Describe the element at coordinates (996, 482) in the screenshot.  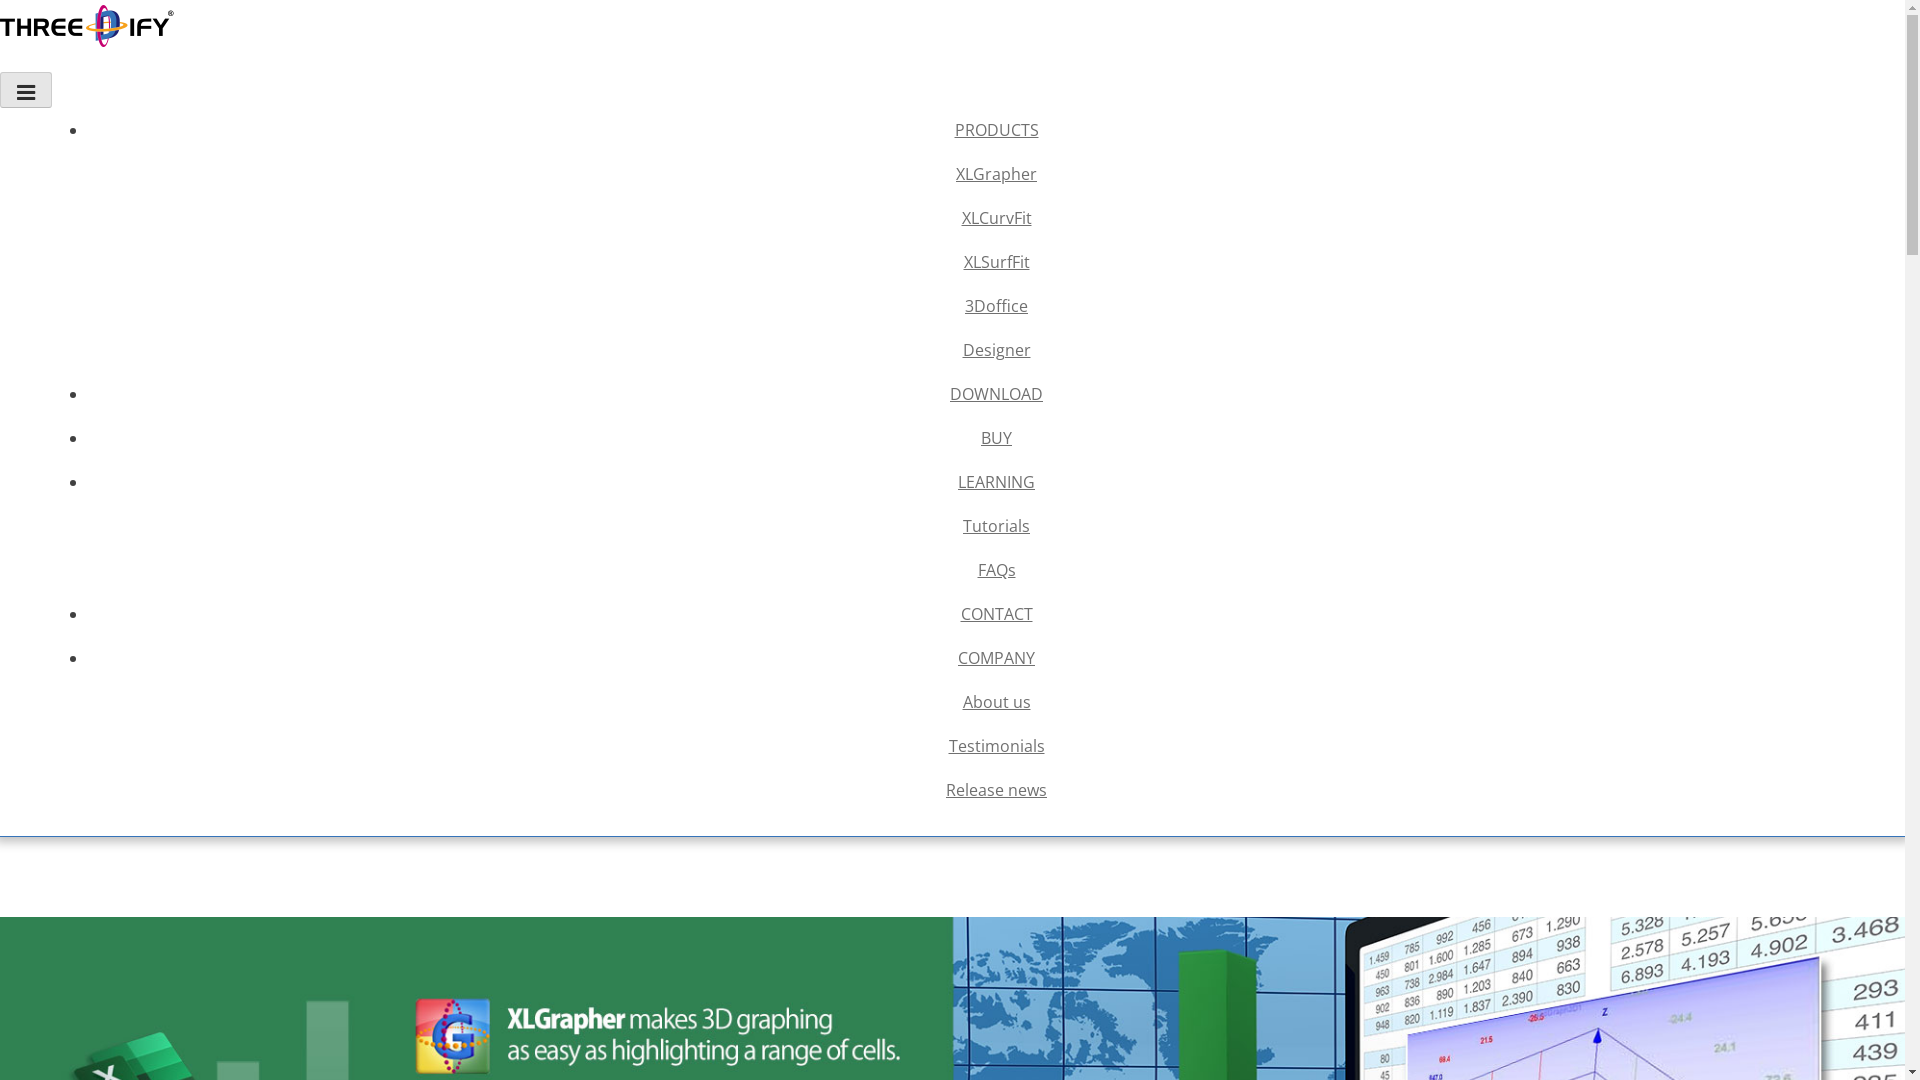
I see `'LEARNING'` at that location.